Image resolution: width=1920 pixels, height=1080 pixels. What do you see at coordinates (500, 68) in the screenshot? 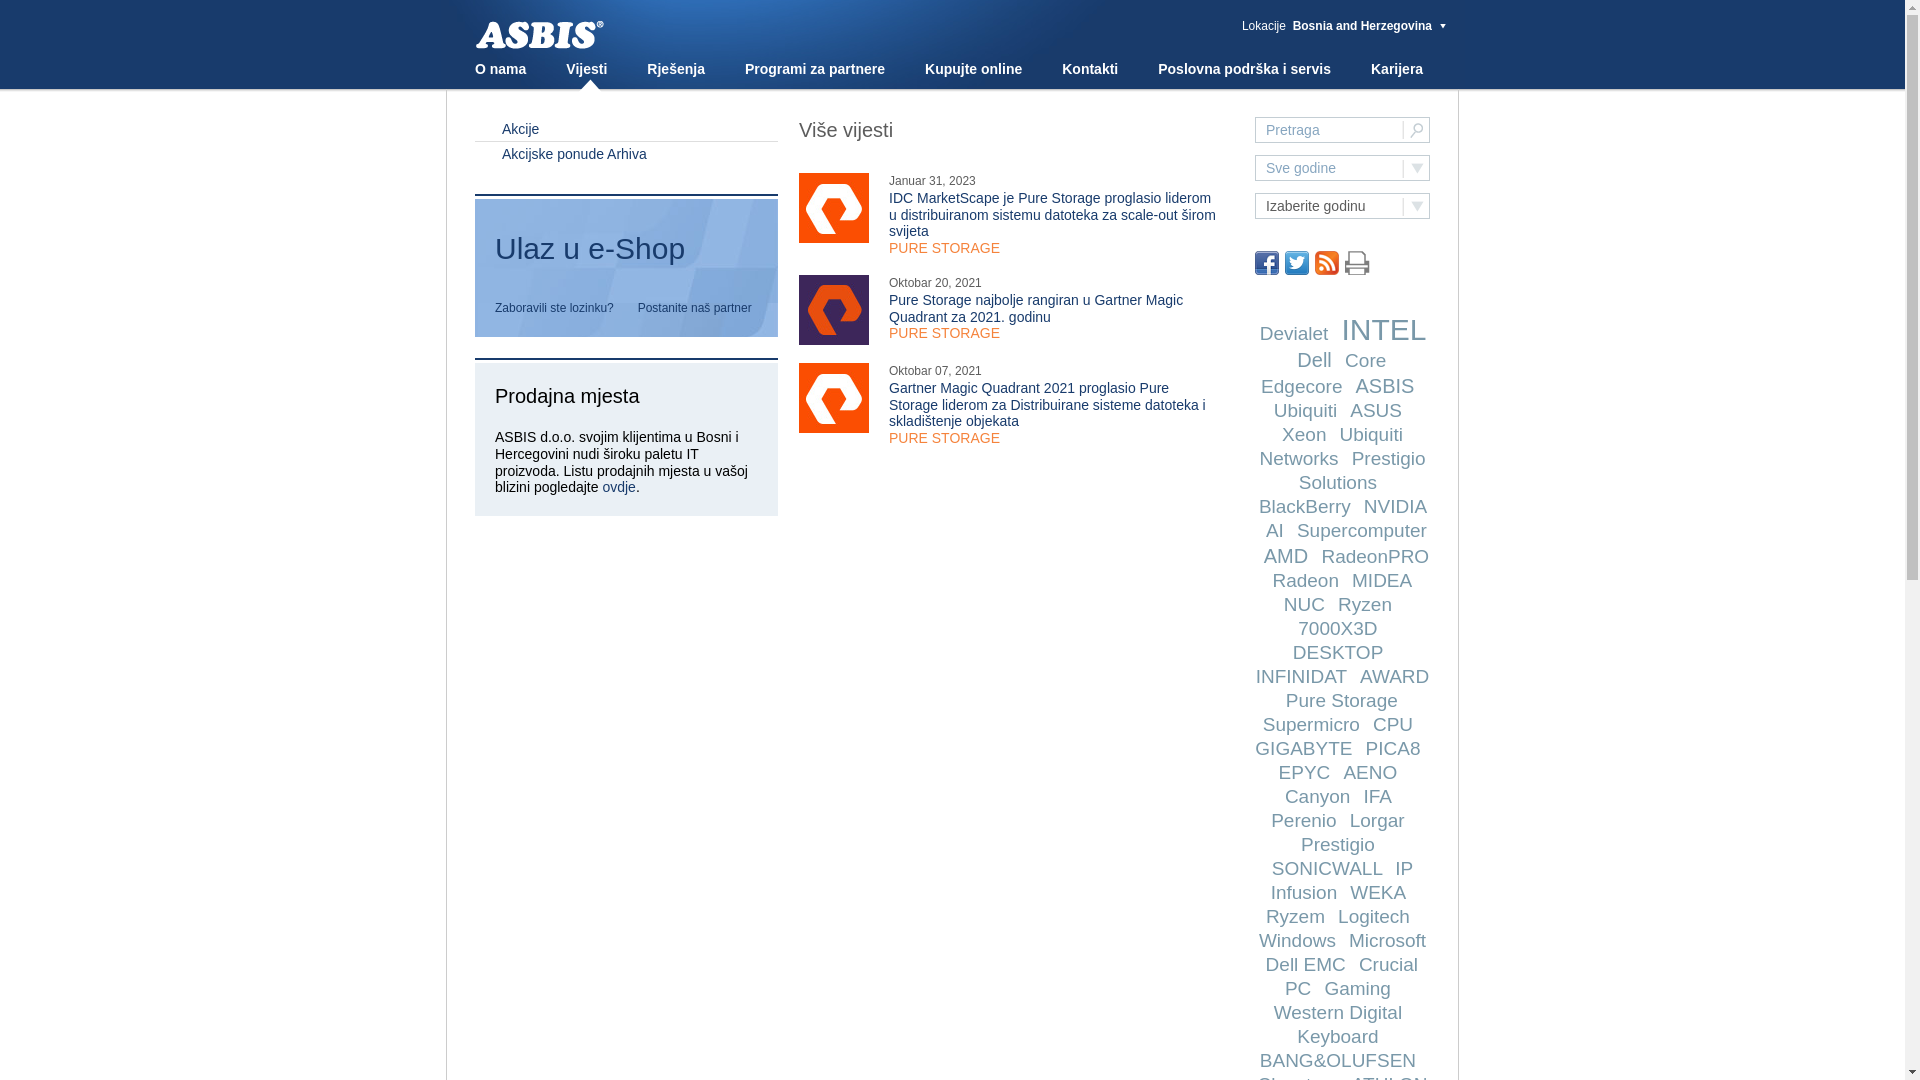
I see `'O nama'` at bounding box center [500, 68].